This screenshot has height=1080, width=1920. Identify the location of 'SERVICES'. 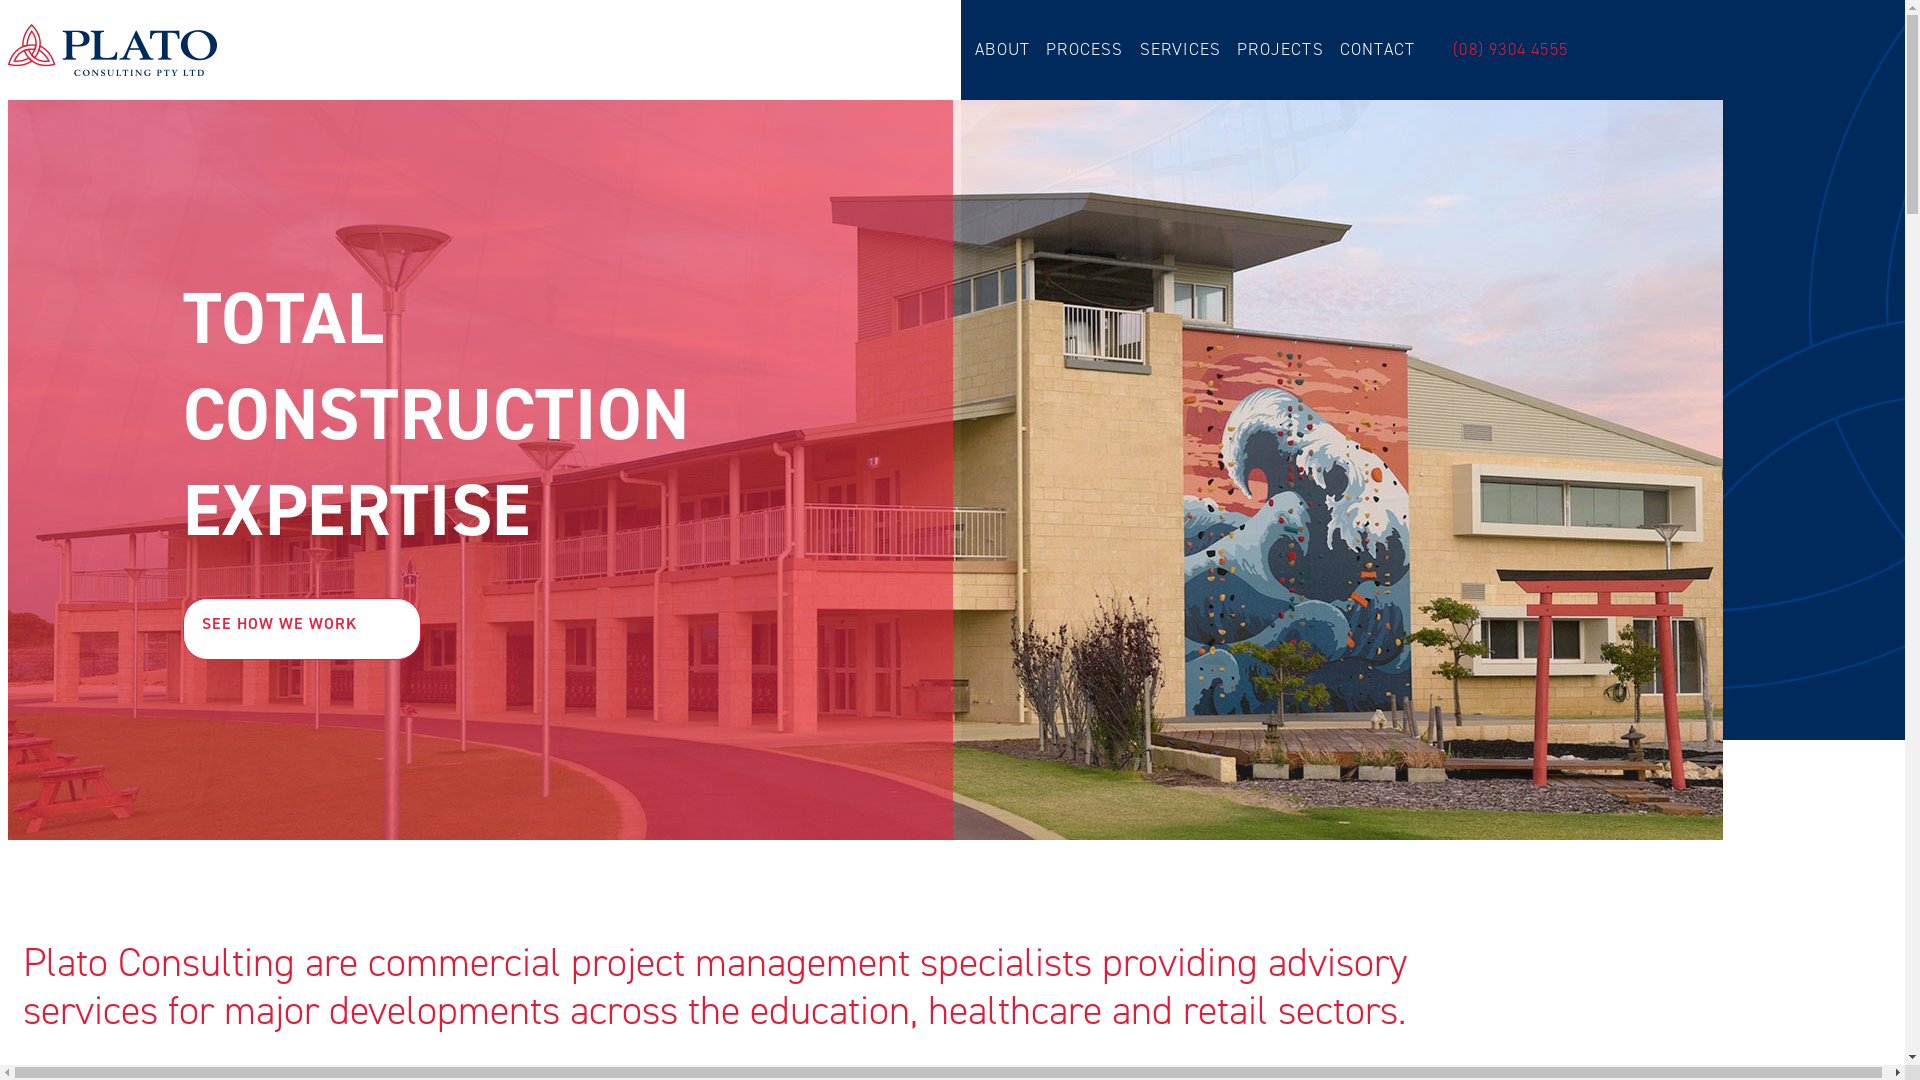
(1180, 48).